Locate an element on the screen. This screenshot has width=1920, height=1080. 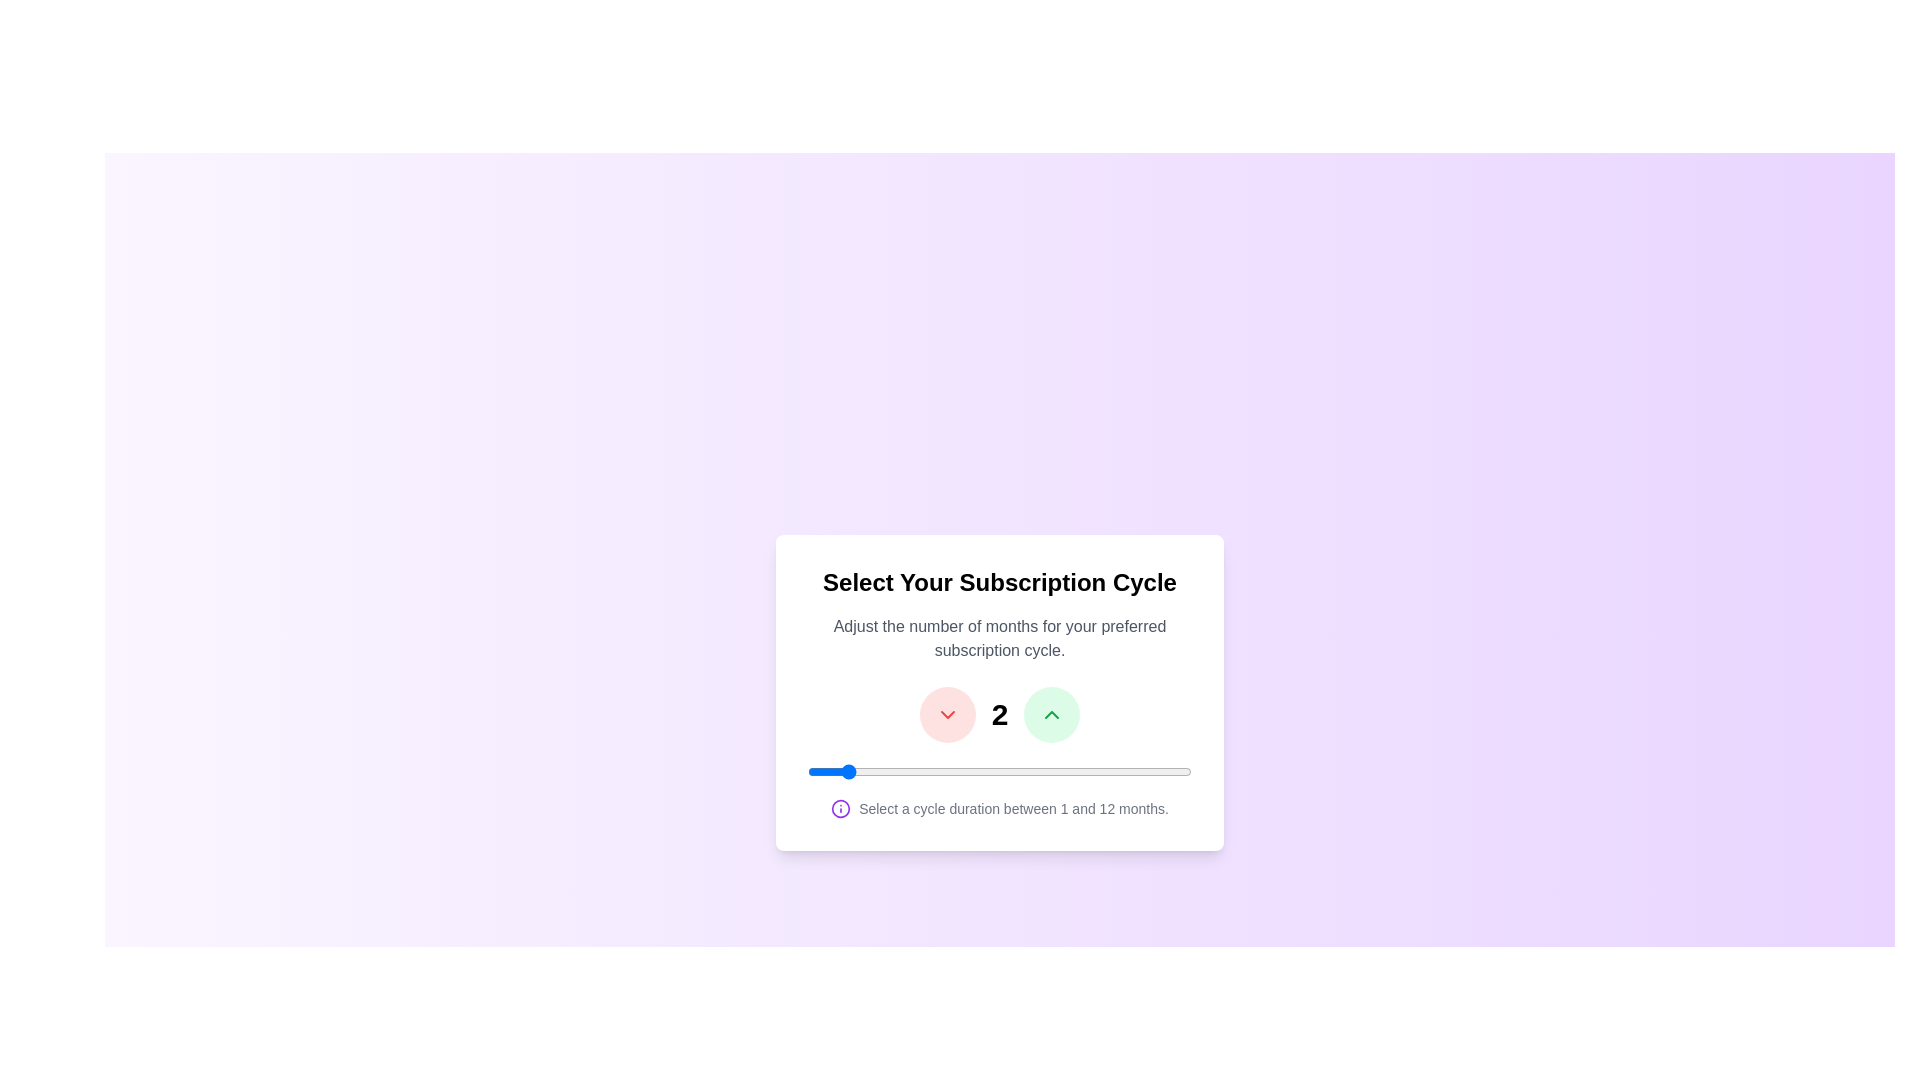
the decrement button located to the left of the bold '2' digit in the subscription cycle selection interface to reduce the cycle count is located at coordinates (946, 713).